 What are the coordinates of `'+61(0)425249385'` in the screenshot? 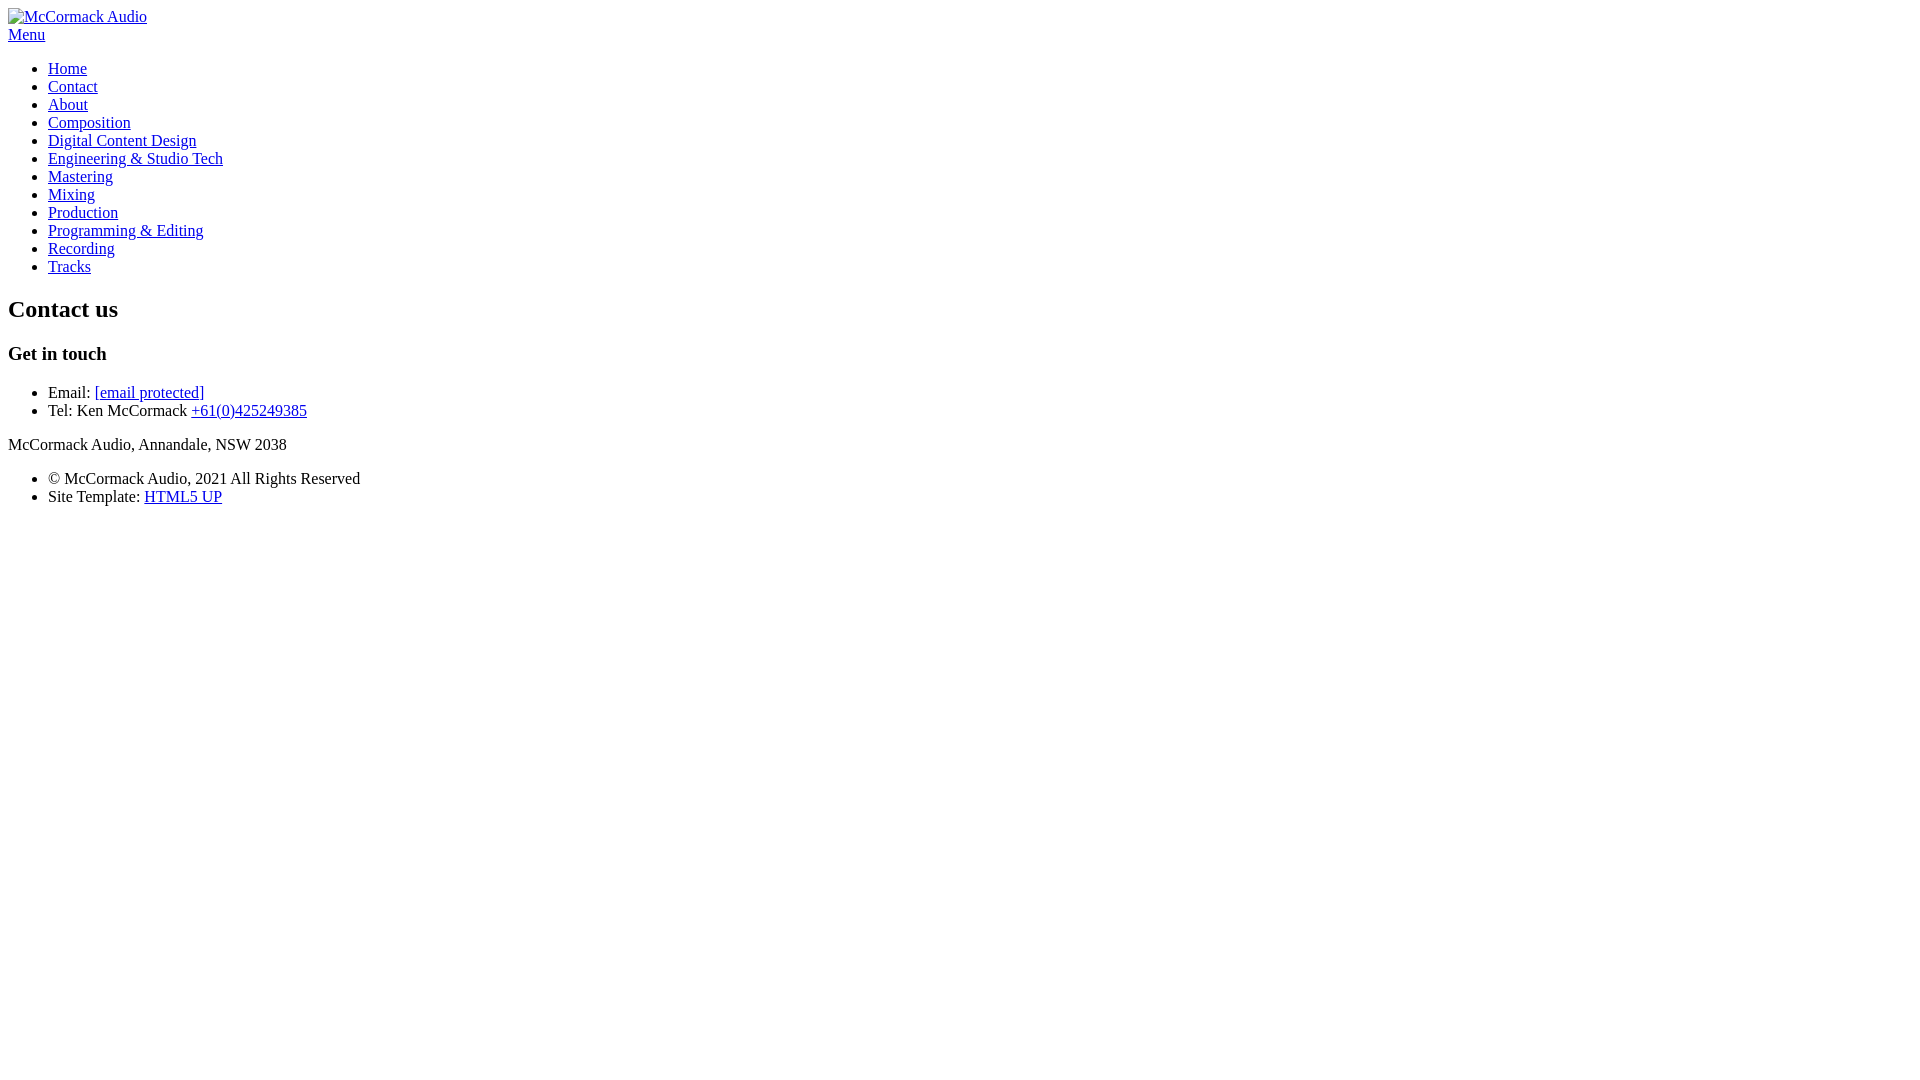 It's located at (248, 409).